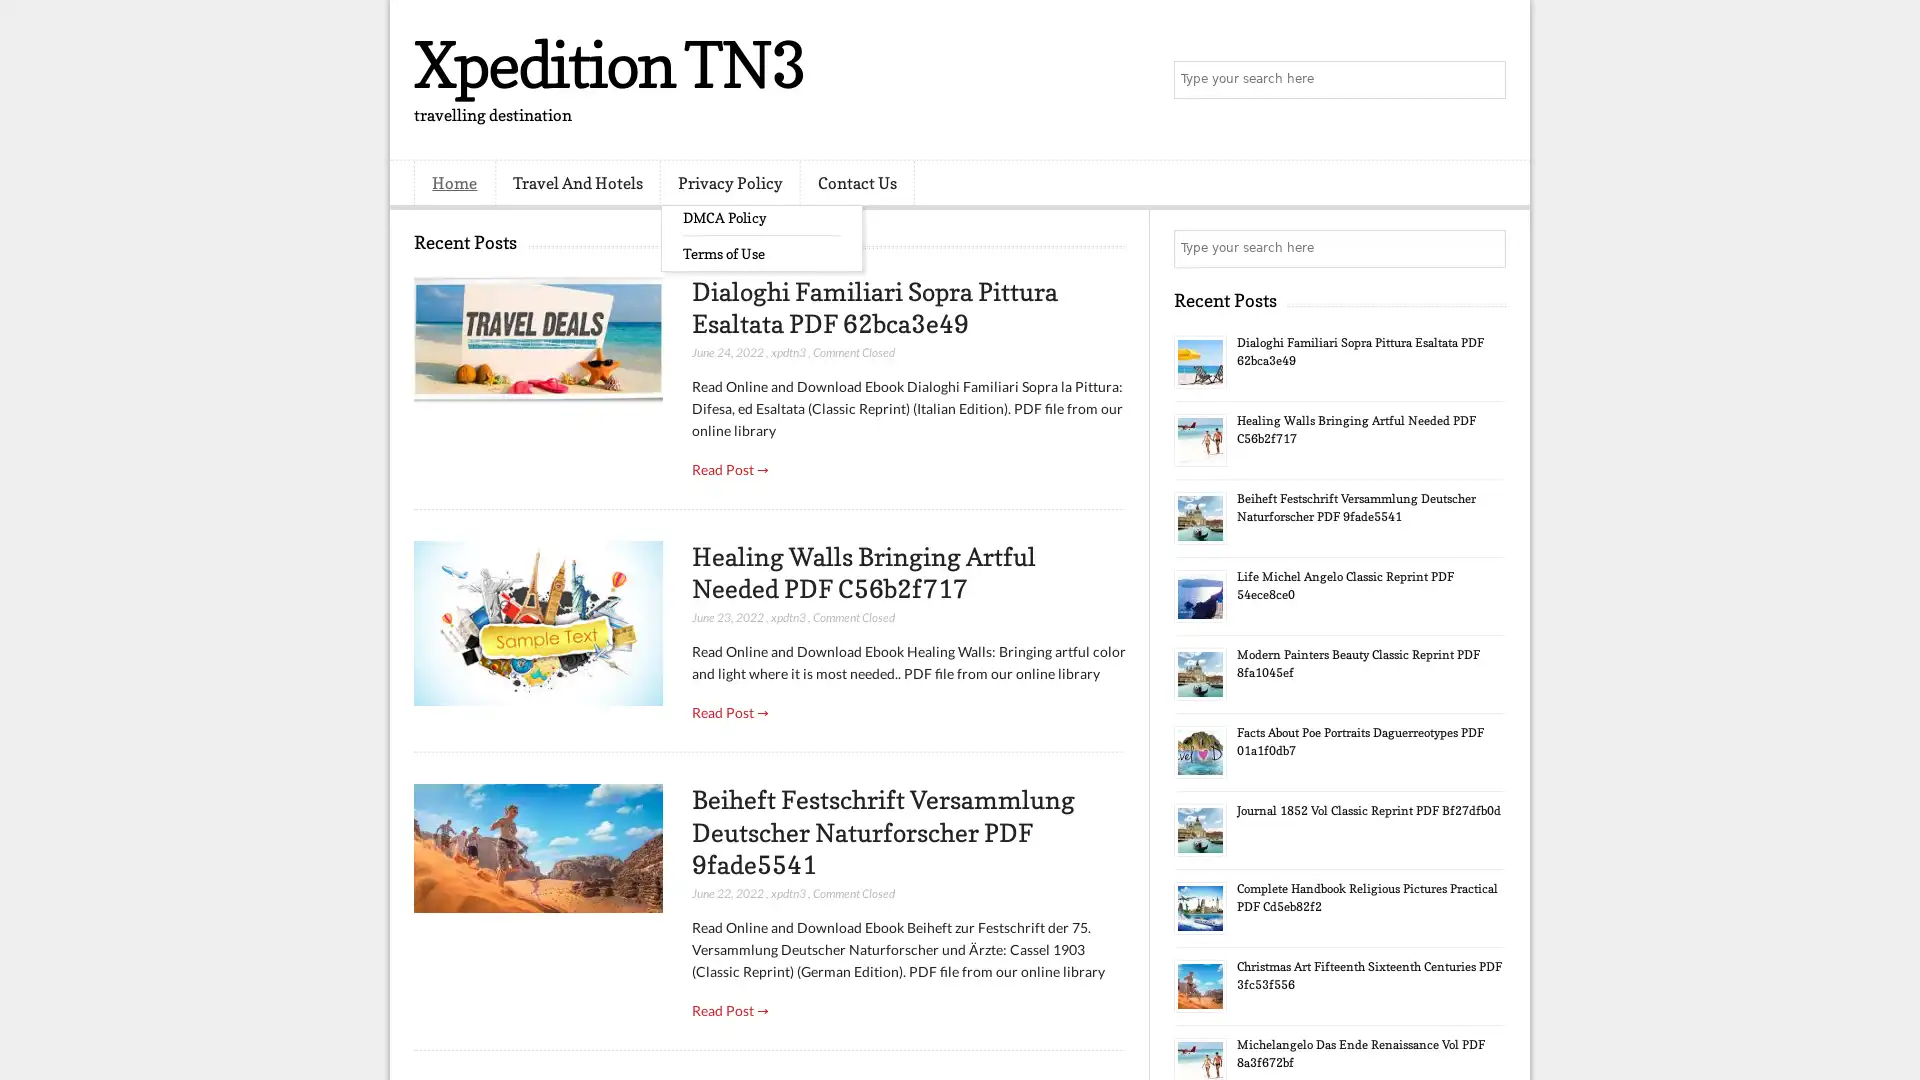 The width and height of the screenshot is (1920, 1080). I want to click on Search, so click(1485, 248).